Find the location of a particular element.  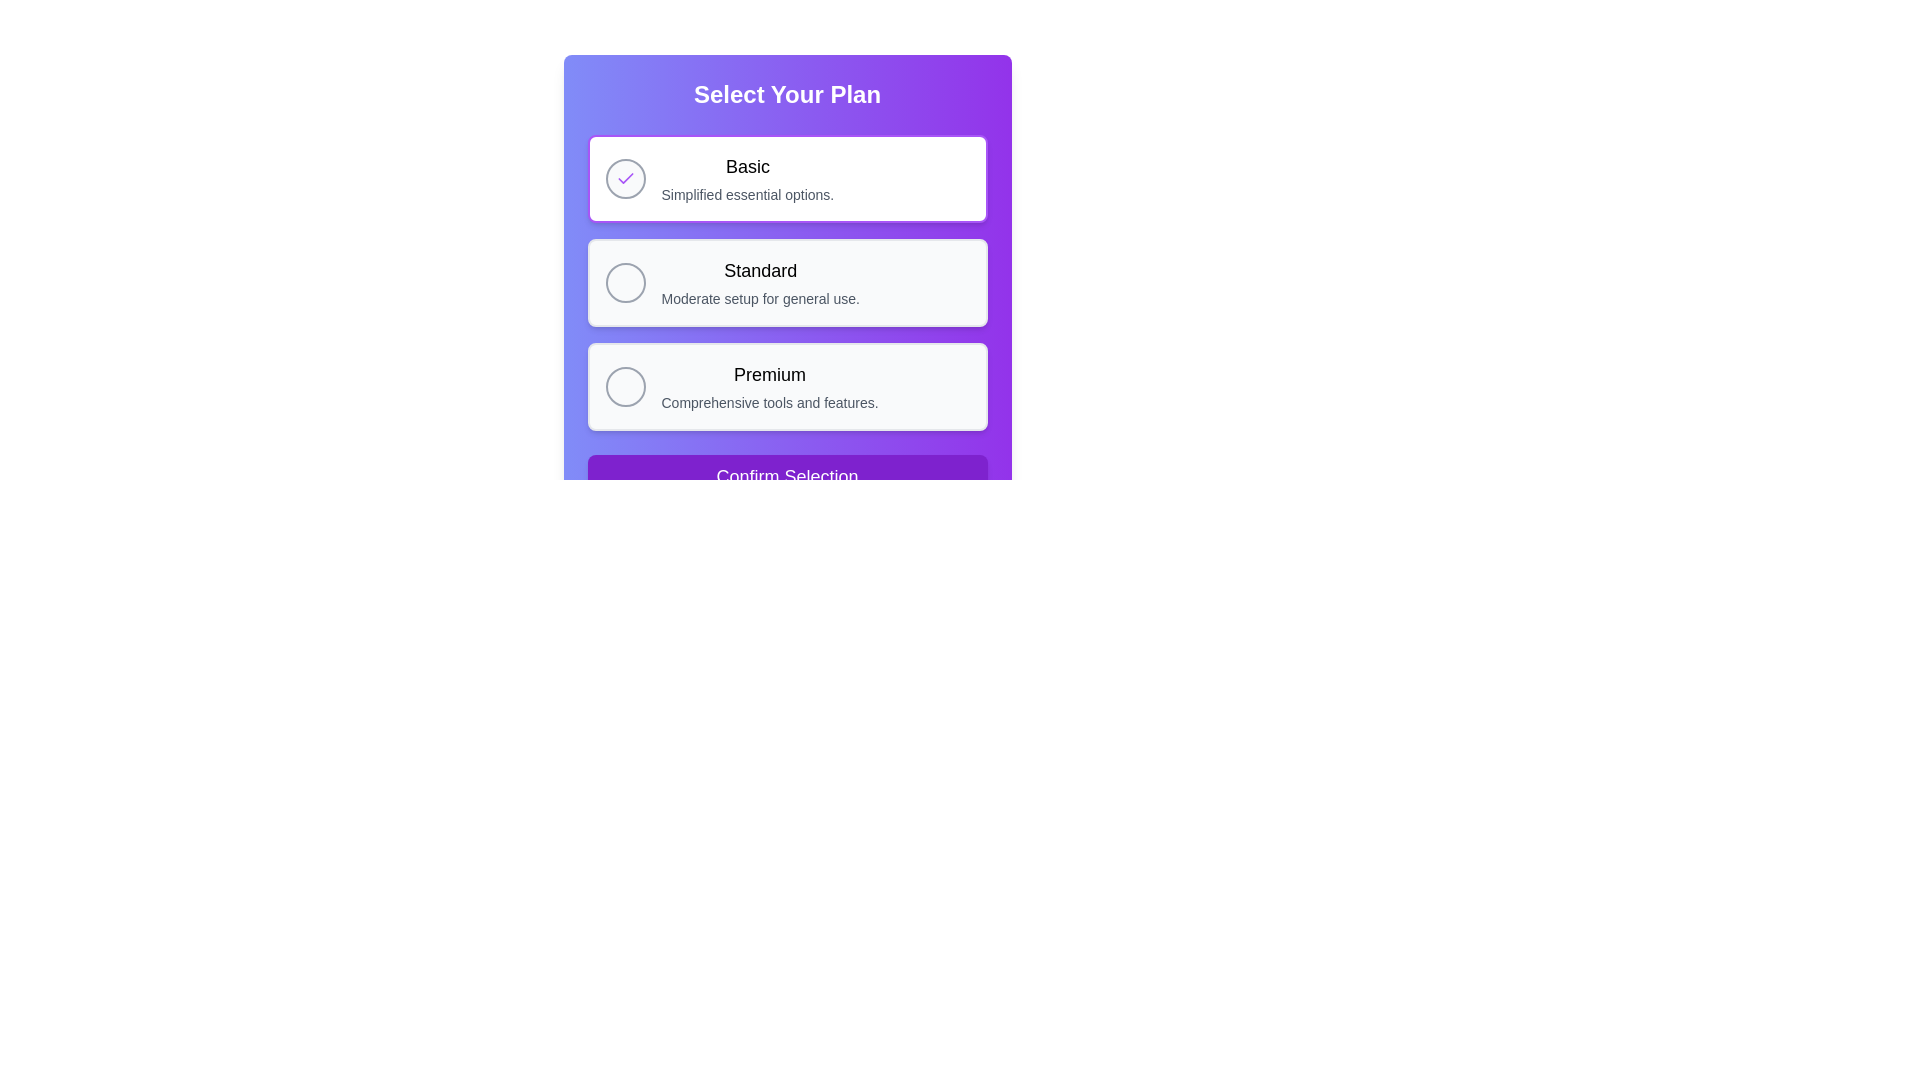

the 'Confirm Selection' button with a purple background to observe its color change effect is located at coordinates (786, 477).